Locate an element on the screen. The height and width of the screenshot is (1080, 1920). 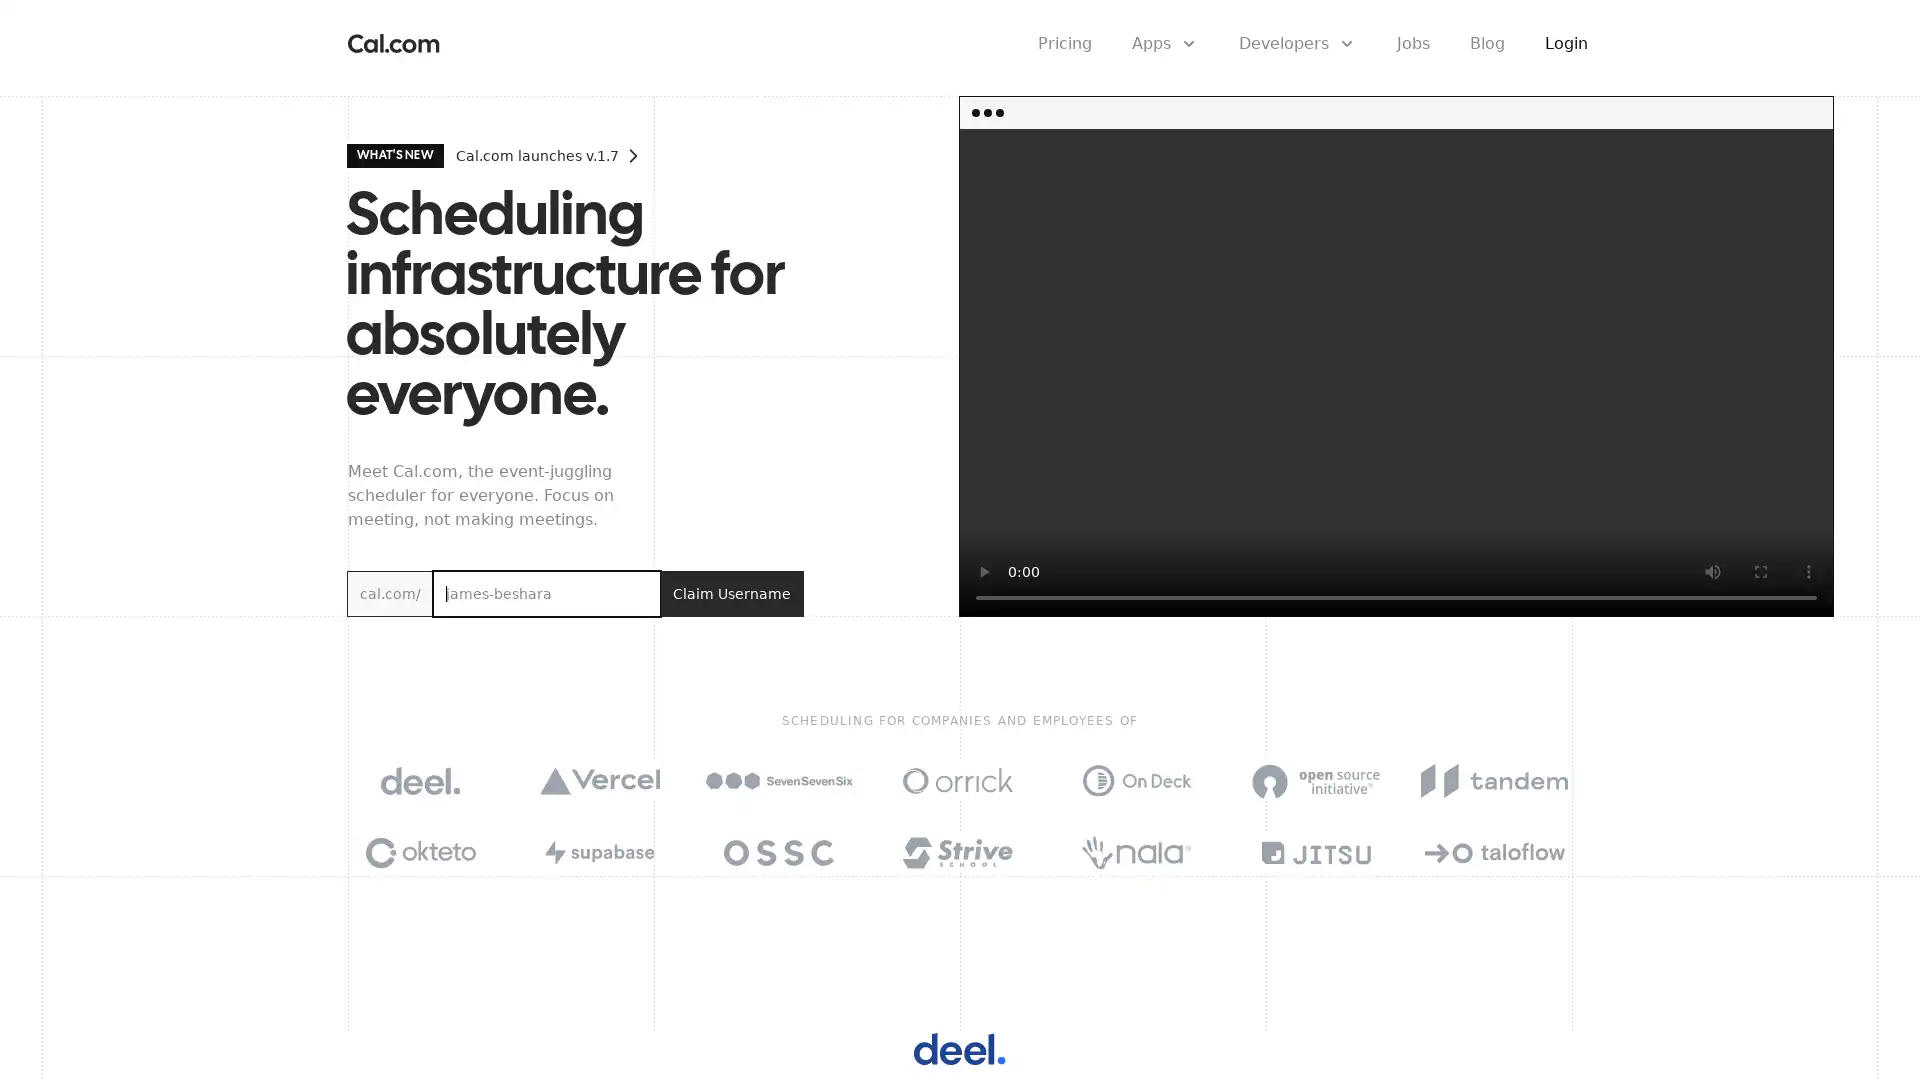
mute is located at coordinates (1712, 571).